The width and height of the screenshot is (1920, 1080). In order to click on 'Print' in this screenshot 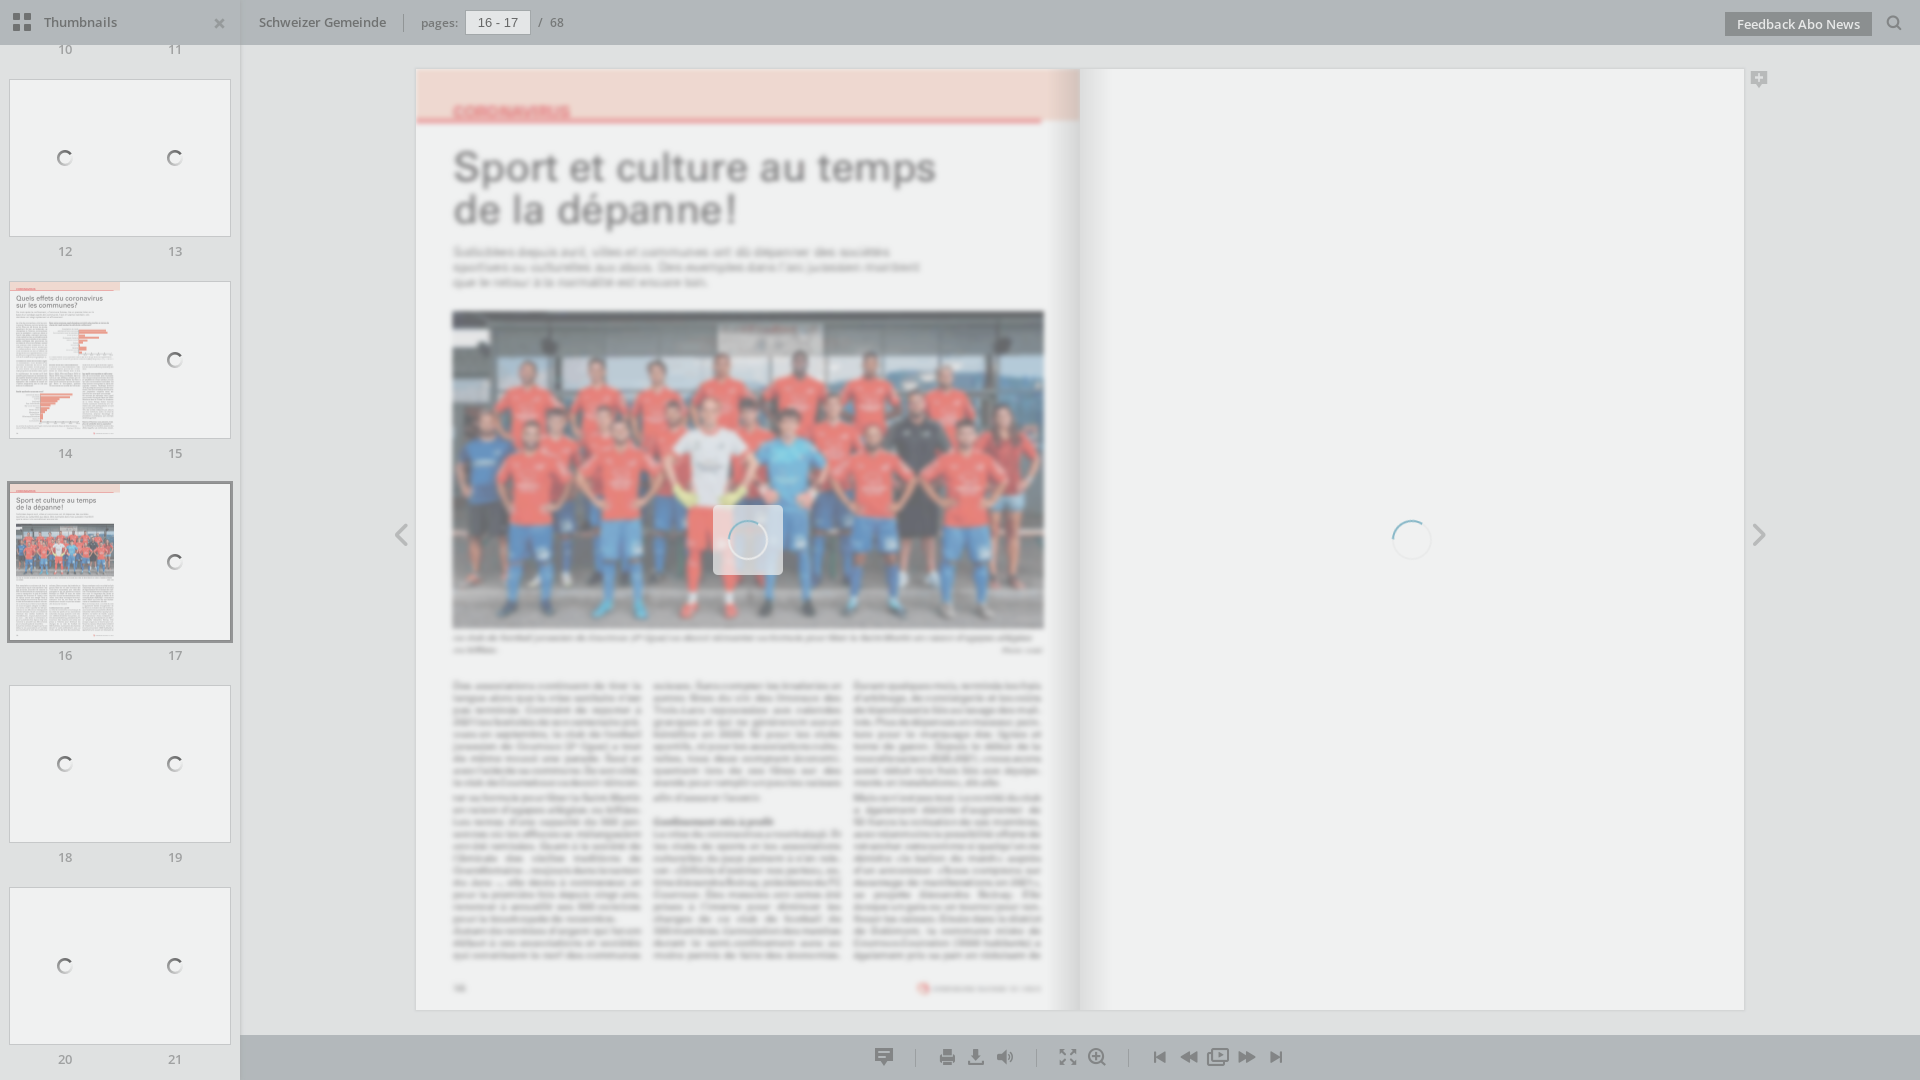, I will do `click(945, 1056)`.